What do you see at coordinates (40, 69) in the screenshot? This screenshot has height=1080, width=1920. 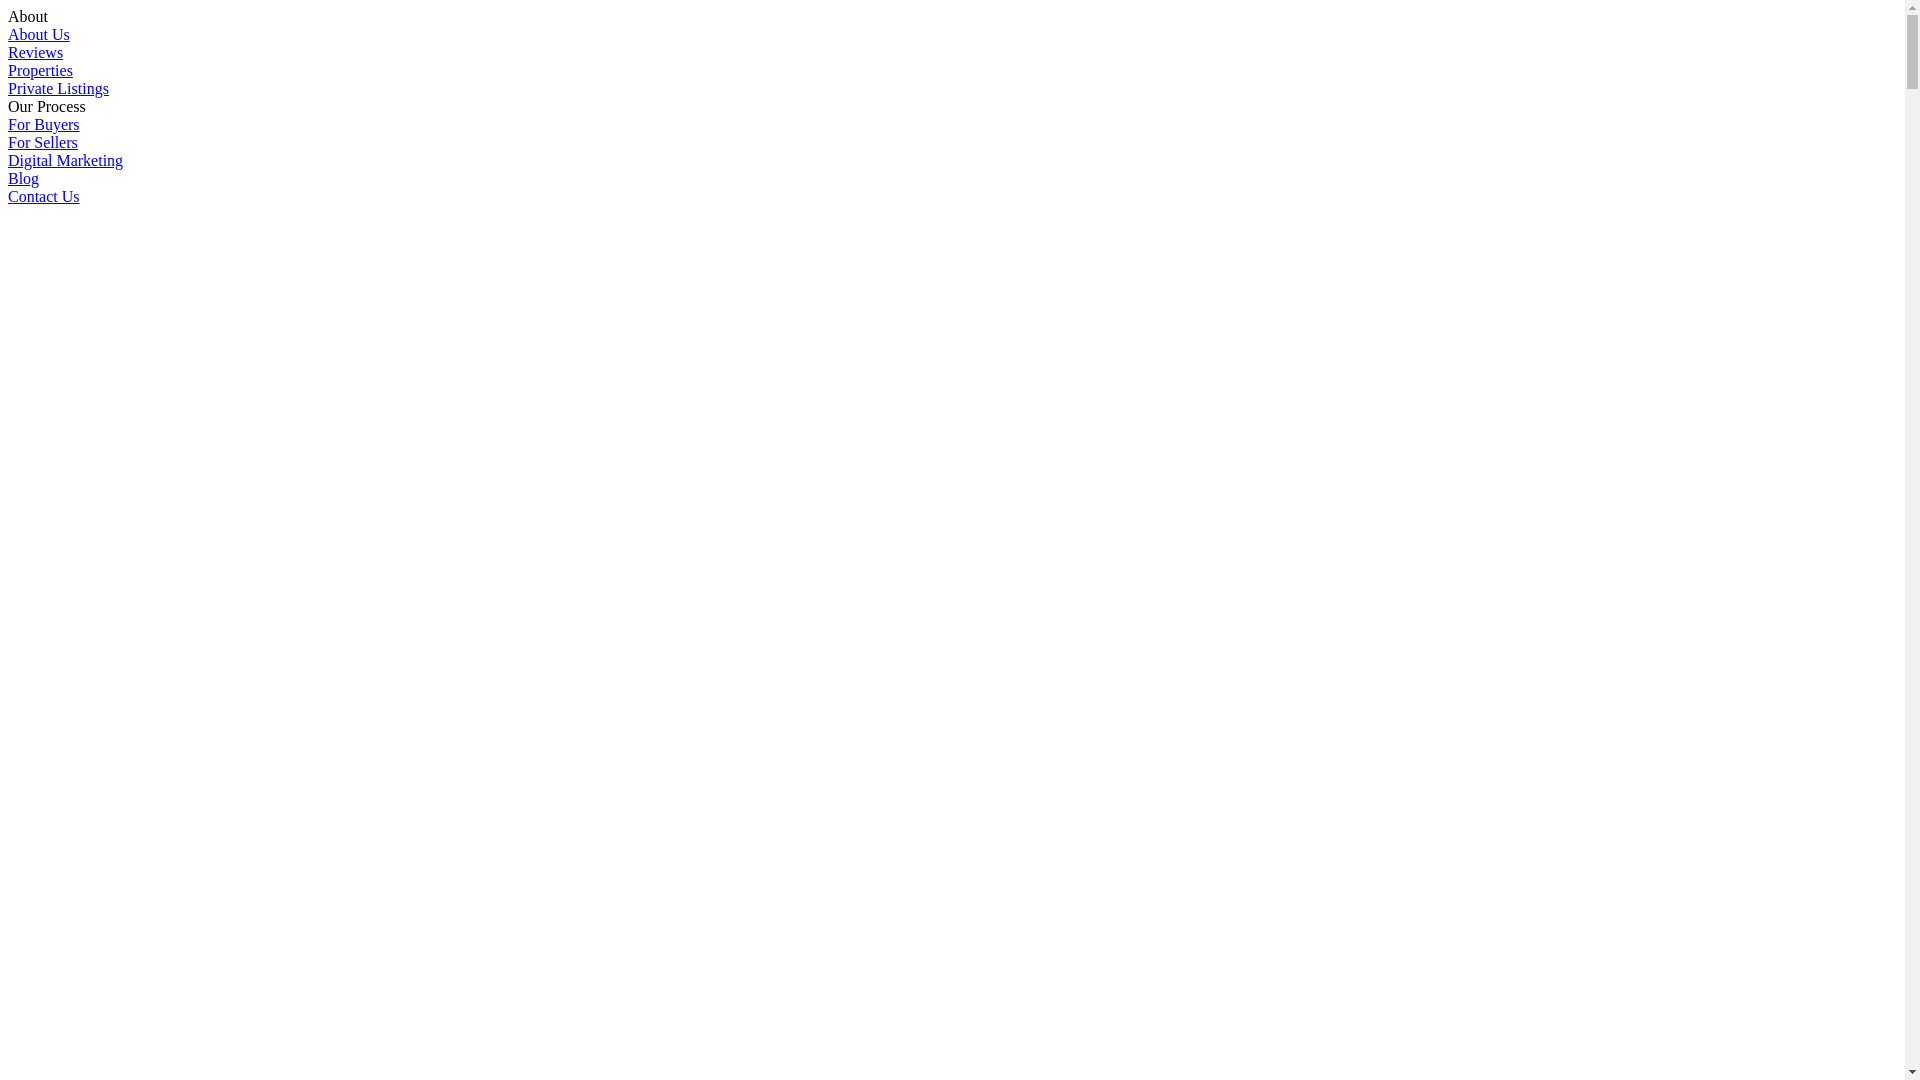 I see `'Properties'` at bounding box center [40, 69].